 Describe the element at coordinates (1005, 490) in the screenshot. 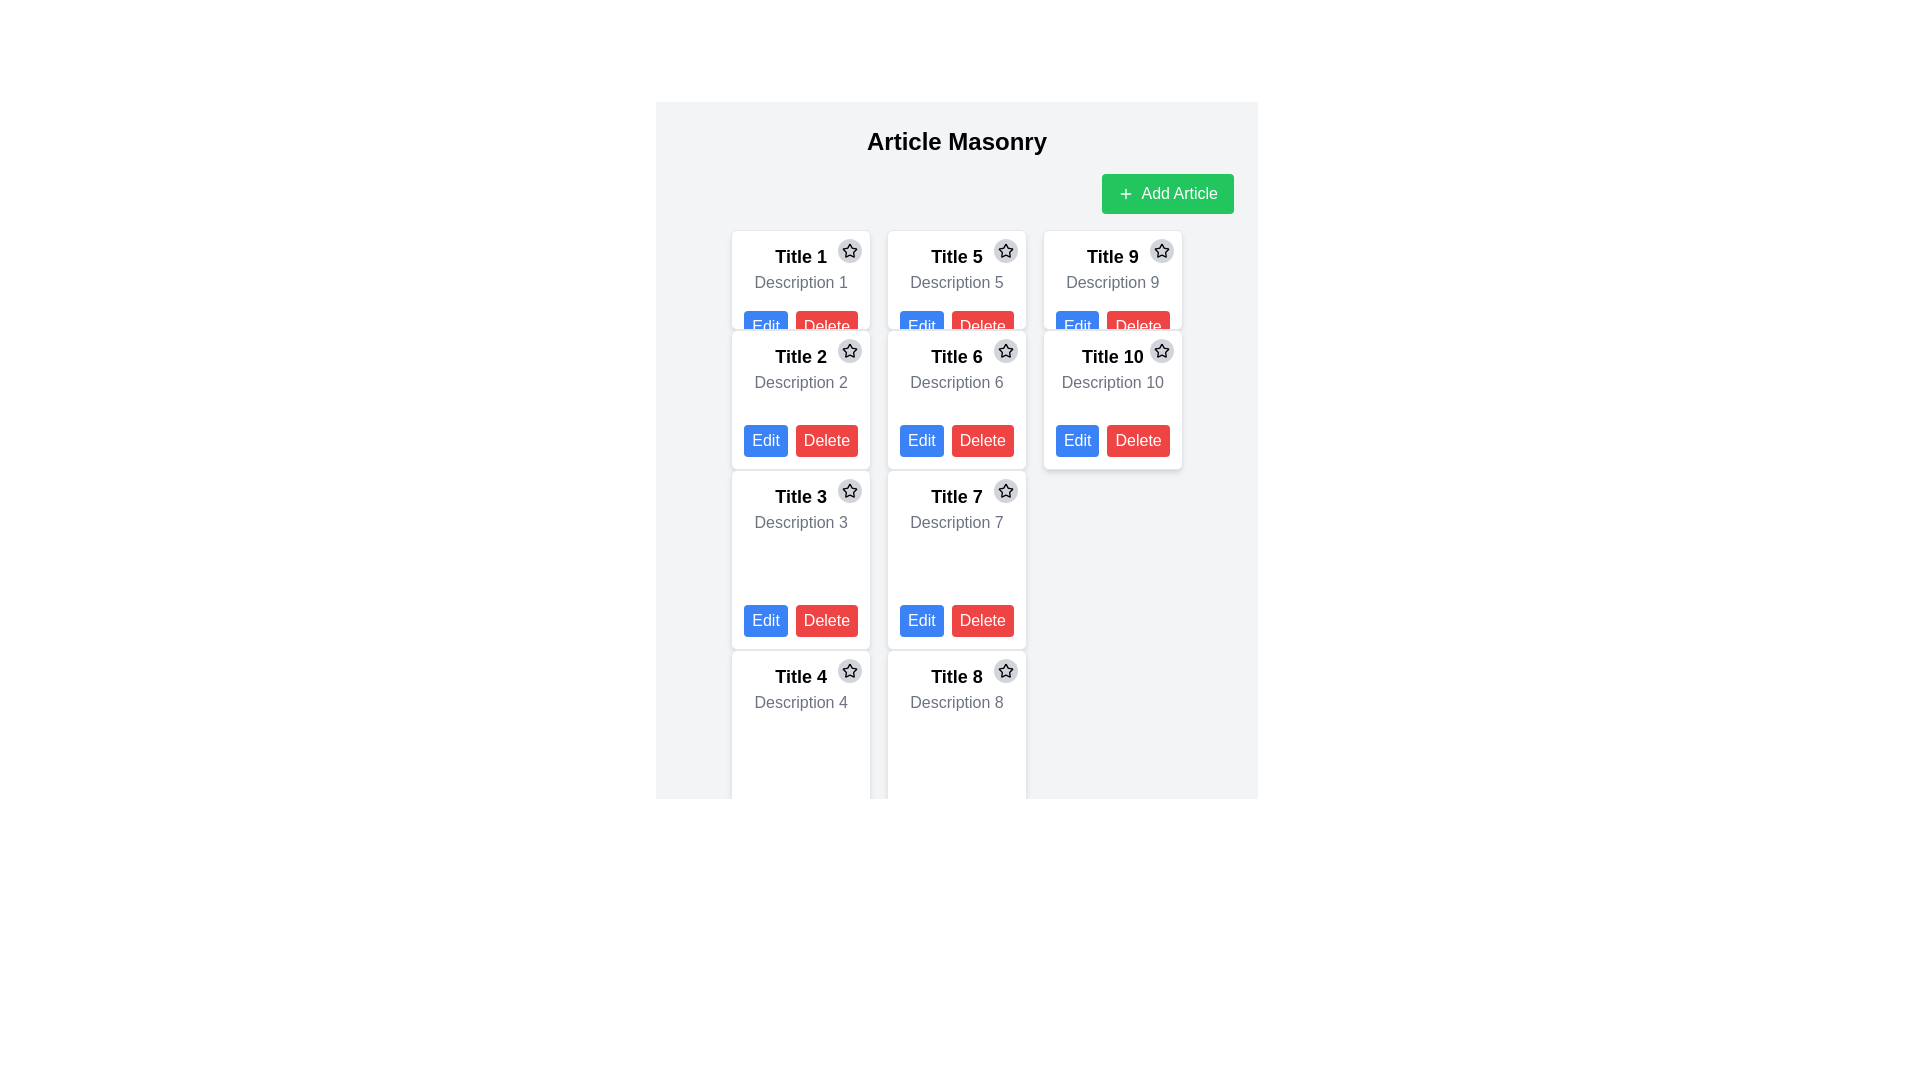

I see `the star icon in the top right corner of the card labeled 'Title 7'` at that location.